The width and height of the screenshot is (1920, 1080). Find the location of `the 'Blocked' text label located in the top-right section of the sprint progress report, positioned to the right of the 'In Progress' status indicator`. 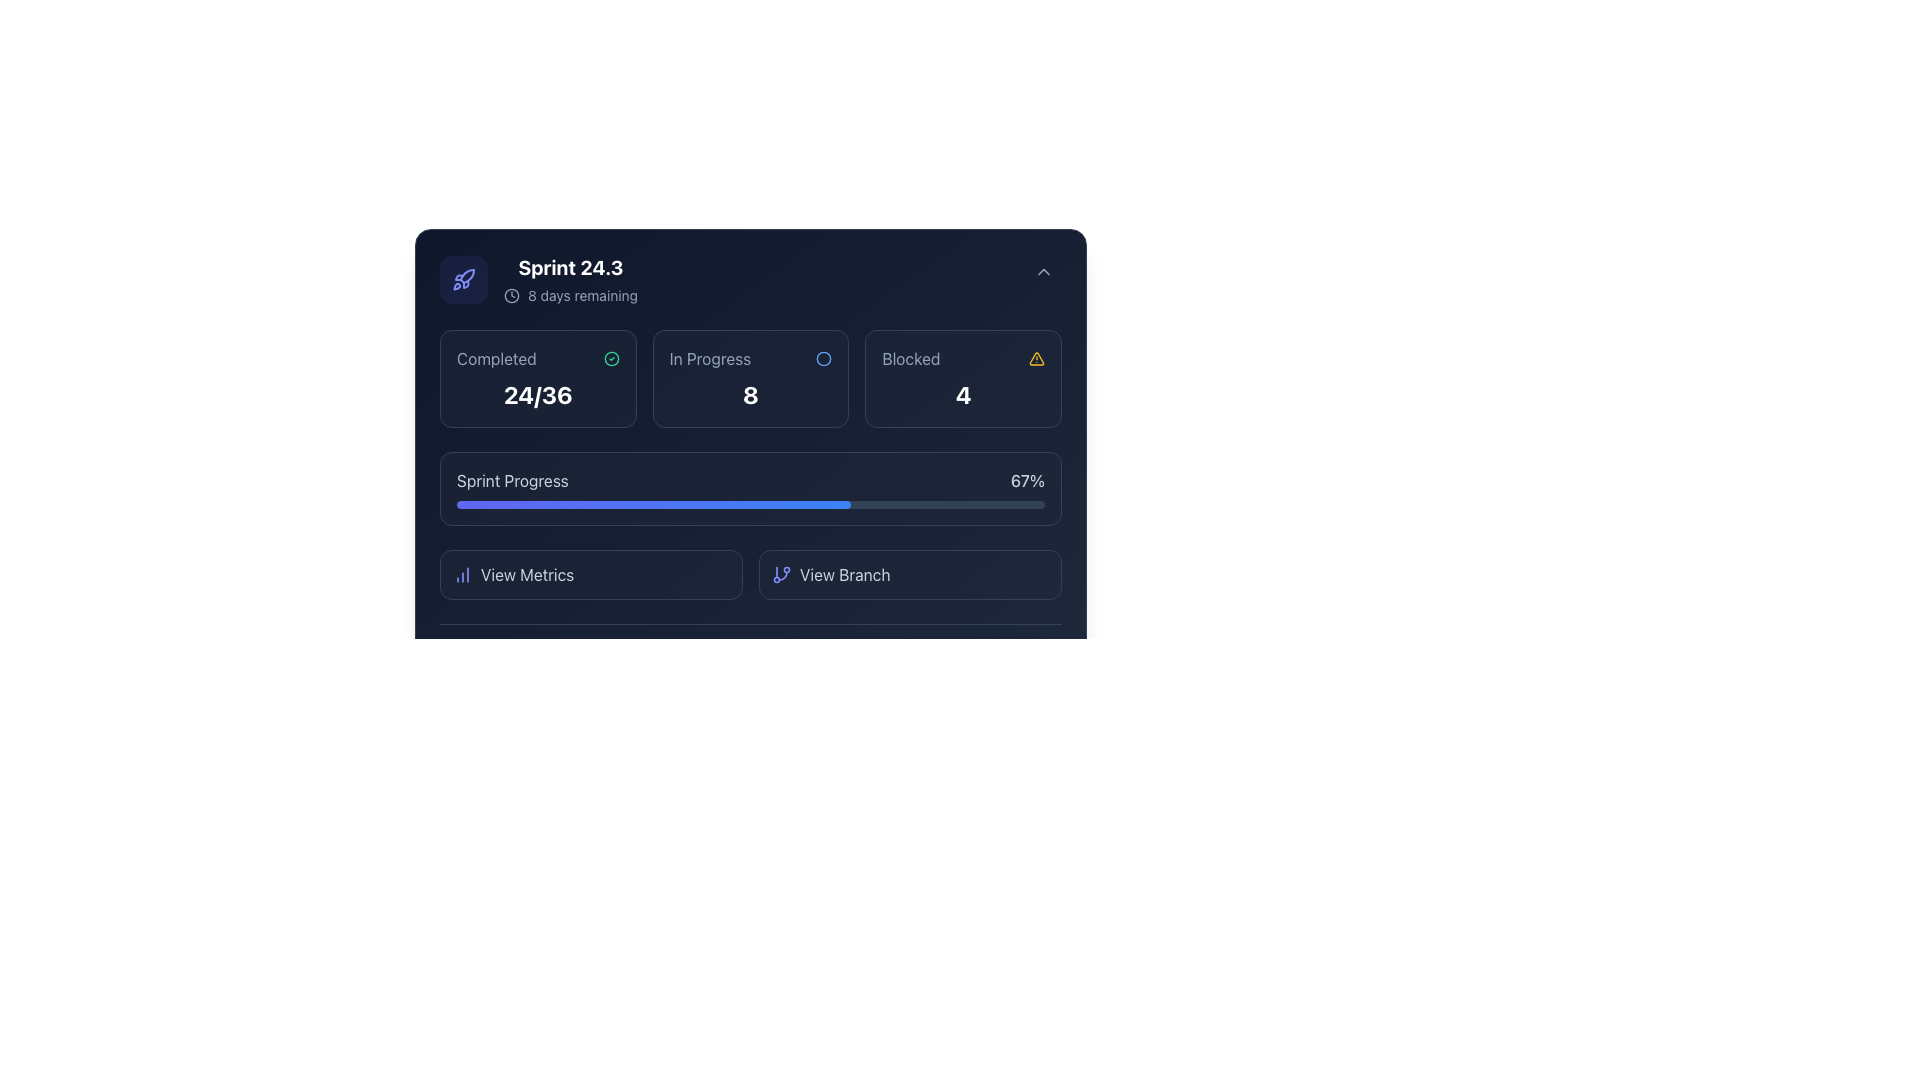

the 'Blocked' text label located in the top-right section of the sprint progress report, positioned to the right of the 'In Progress' status indicator is located at coordinates (910, 357).